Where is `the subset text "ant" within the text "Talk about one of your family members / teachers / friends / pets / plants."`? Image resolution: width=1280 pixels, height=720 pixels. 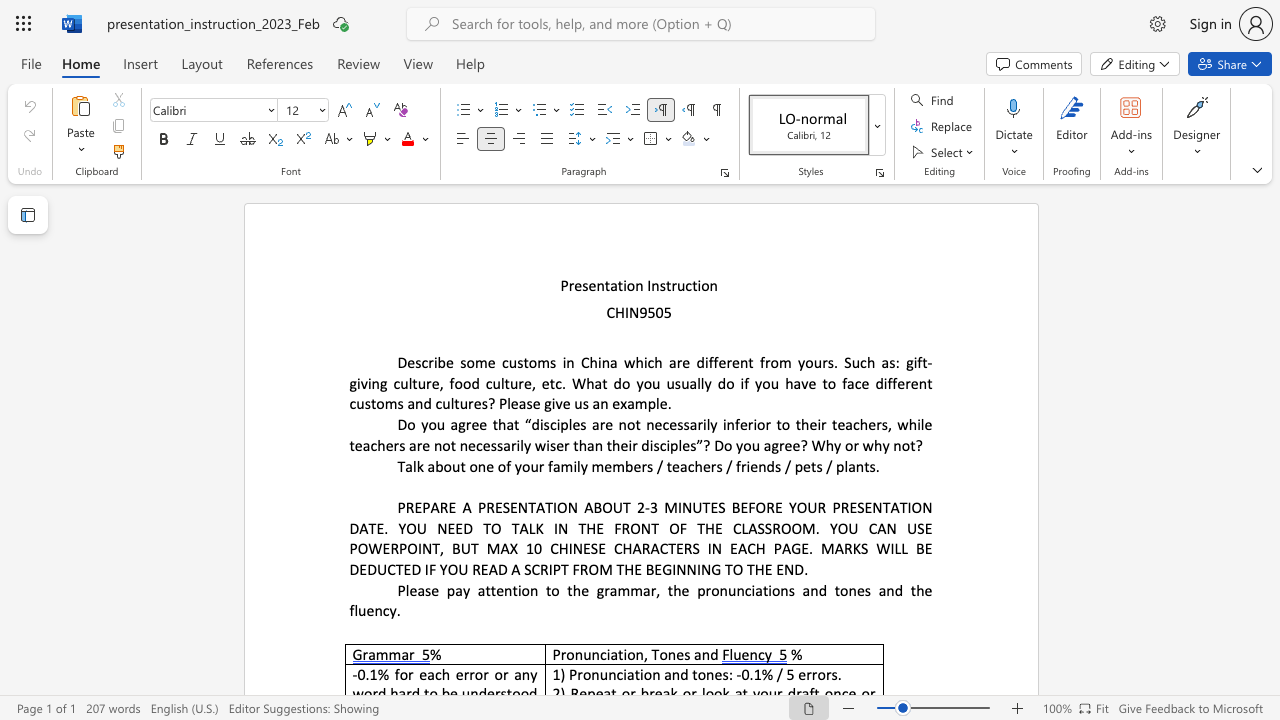
the subset text "ant" within the text "Talk about one of your family members / teachers / friends / pets / plants." is located at coordinates (848, 465).